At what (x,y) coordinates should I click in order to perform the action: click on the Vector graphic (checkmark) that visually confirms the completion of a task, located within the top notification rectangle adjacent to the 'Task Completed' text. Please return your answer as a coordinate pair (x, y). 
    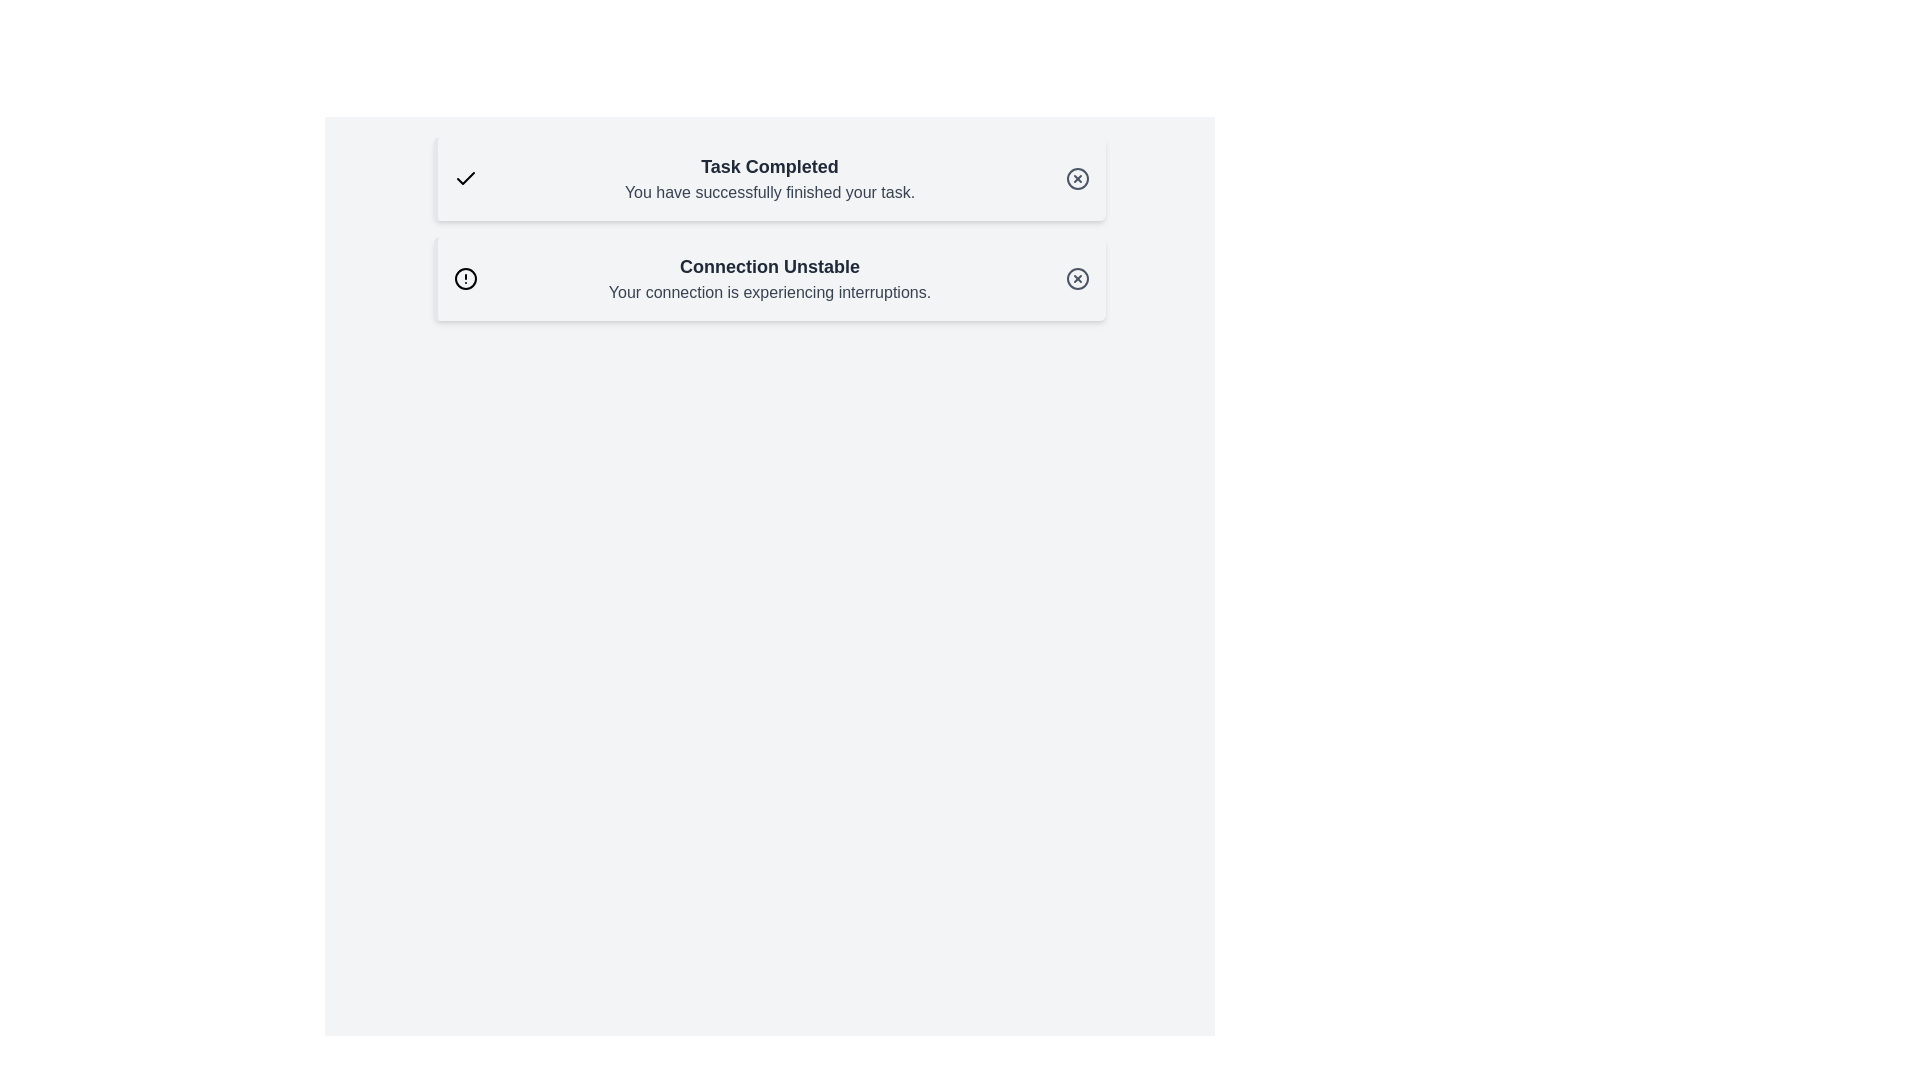
    Looking at the image, I should click on (464, 177).